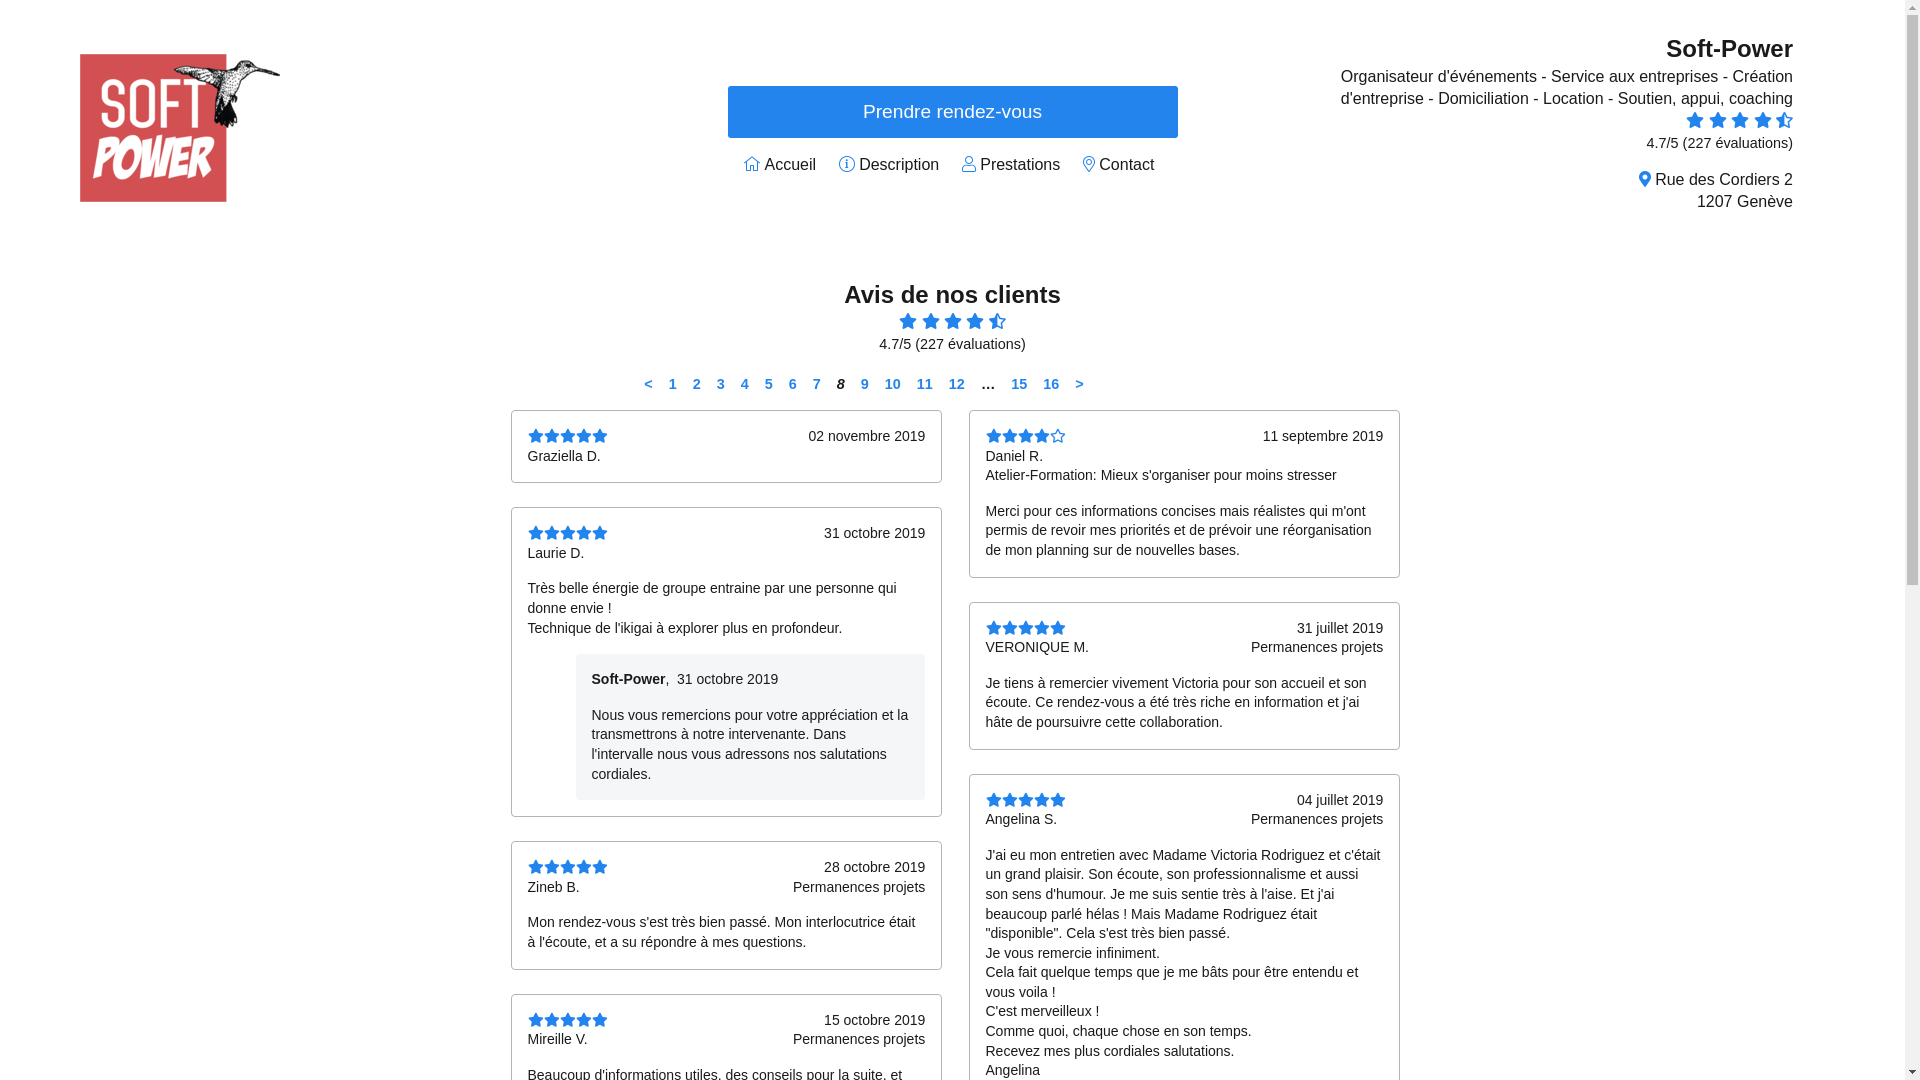 This screenshot has height=1080, width=1920. I want to click on 'Description', so click(859, 163).